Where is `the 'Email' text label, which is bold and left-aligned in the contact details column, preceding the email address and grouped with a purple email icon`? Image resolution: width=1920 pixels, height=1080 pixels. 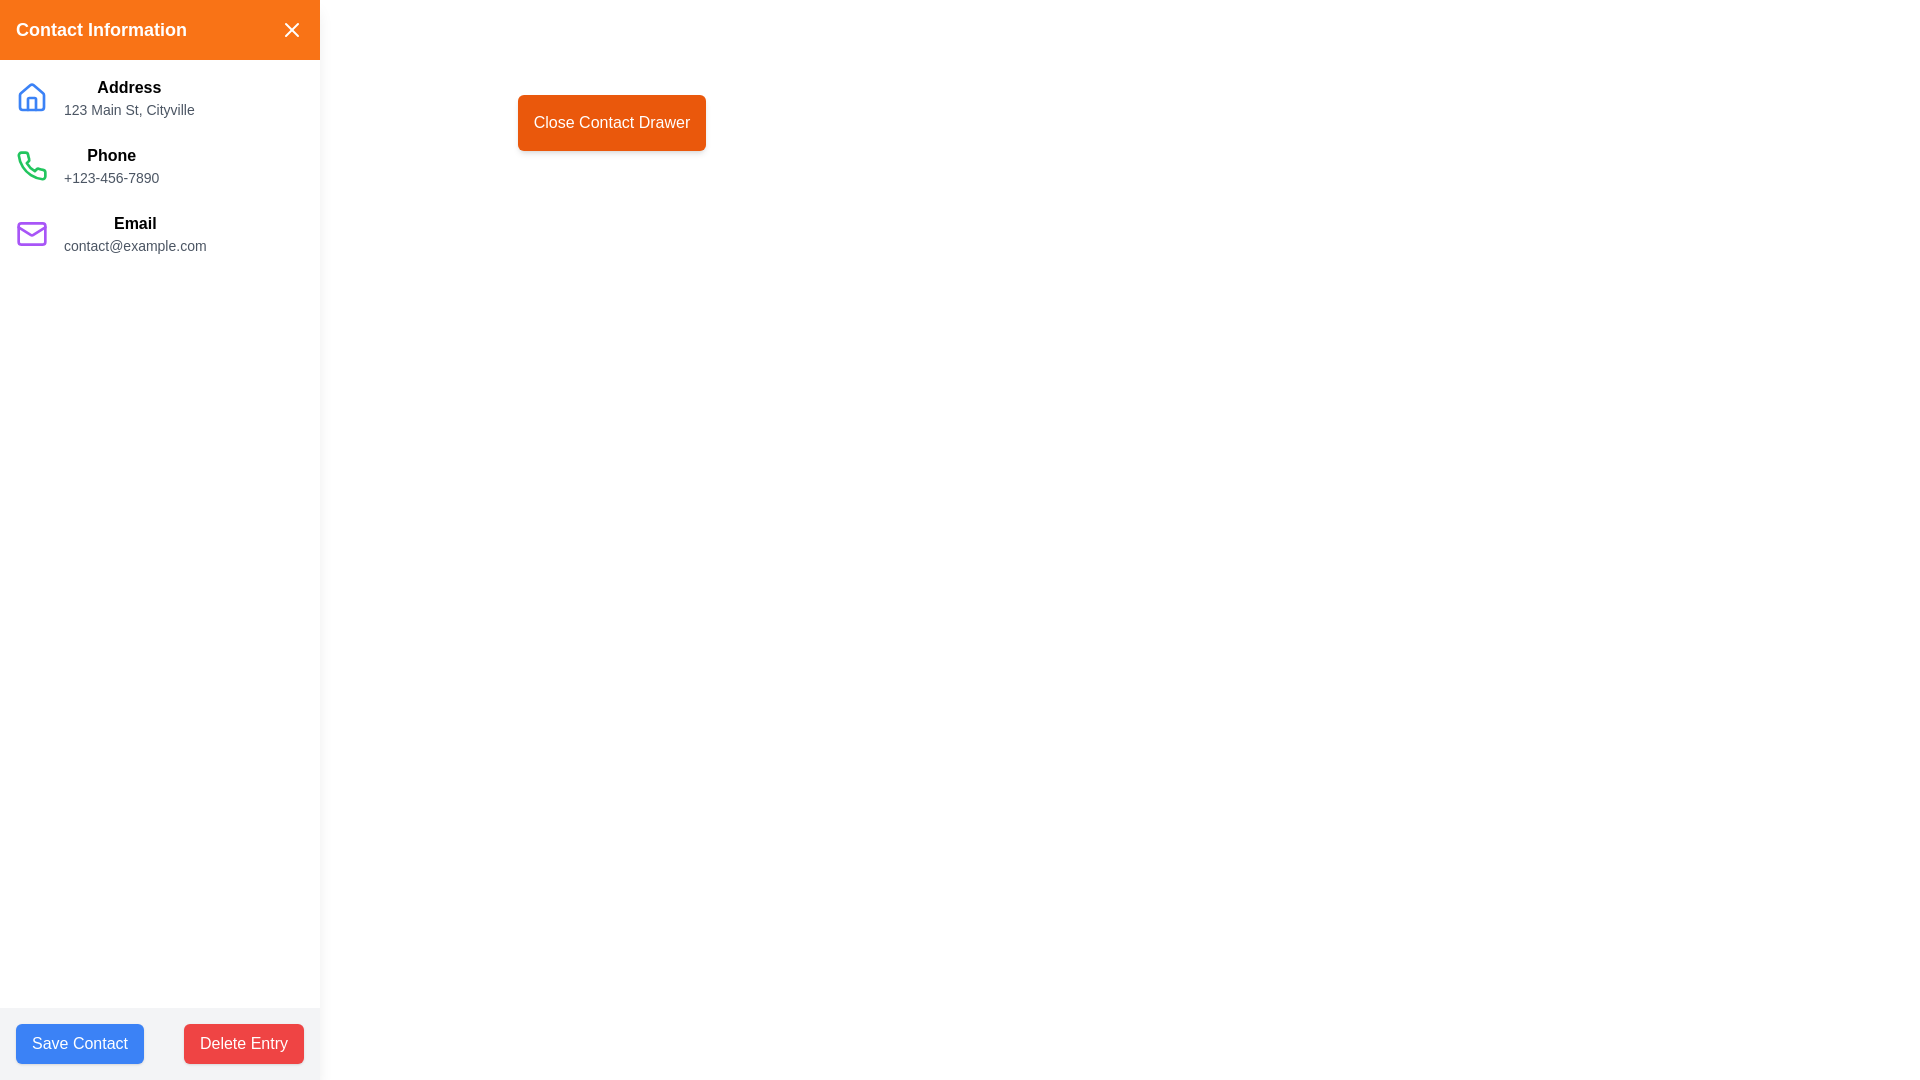
the 'Email' text label, which is bold and left-aligned in the contact details column, preceding the email address and grouped with a purple email icon is located at coordinates (134, 223).